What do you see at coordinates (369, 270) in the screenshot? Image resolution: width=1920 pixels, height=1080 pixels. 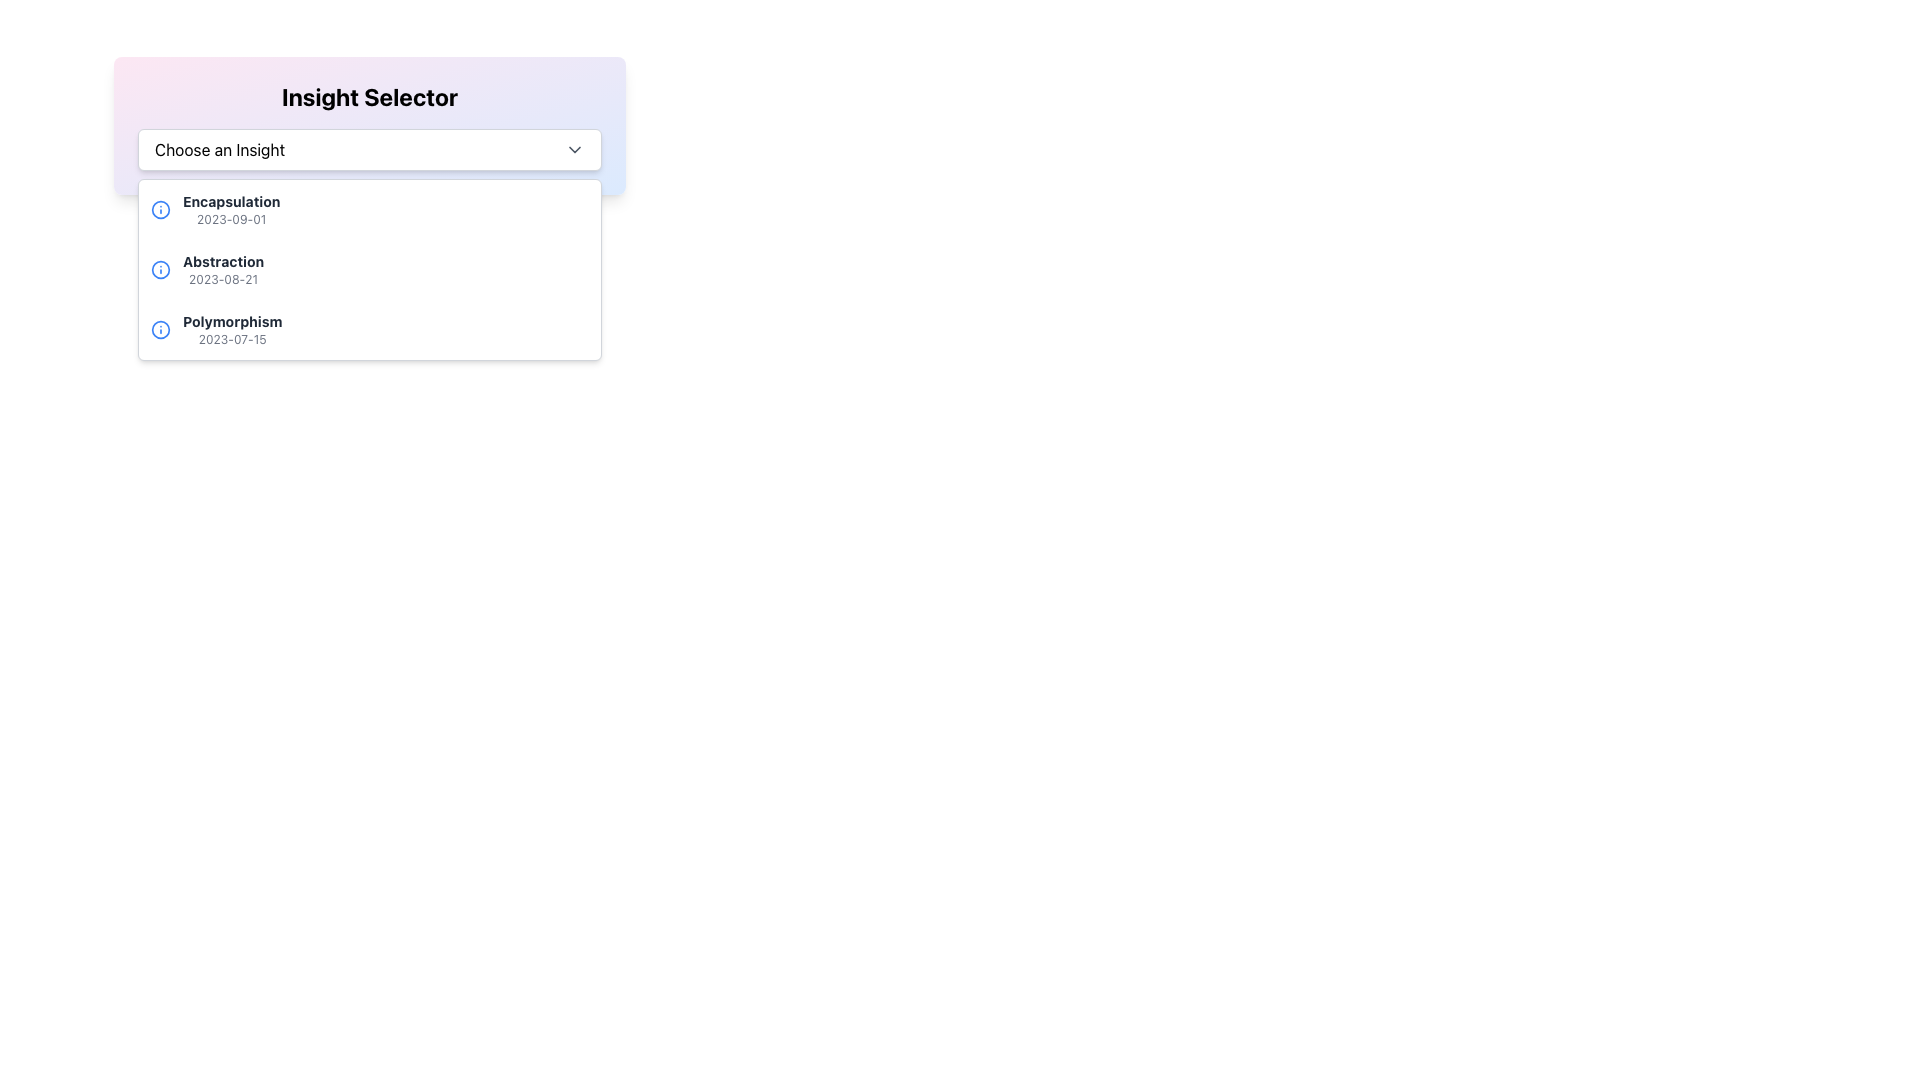 I see `the second item in the list box named 'Abstraction'` at bounding box center [369, 270].